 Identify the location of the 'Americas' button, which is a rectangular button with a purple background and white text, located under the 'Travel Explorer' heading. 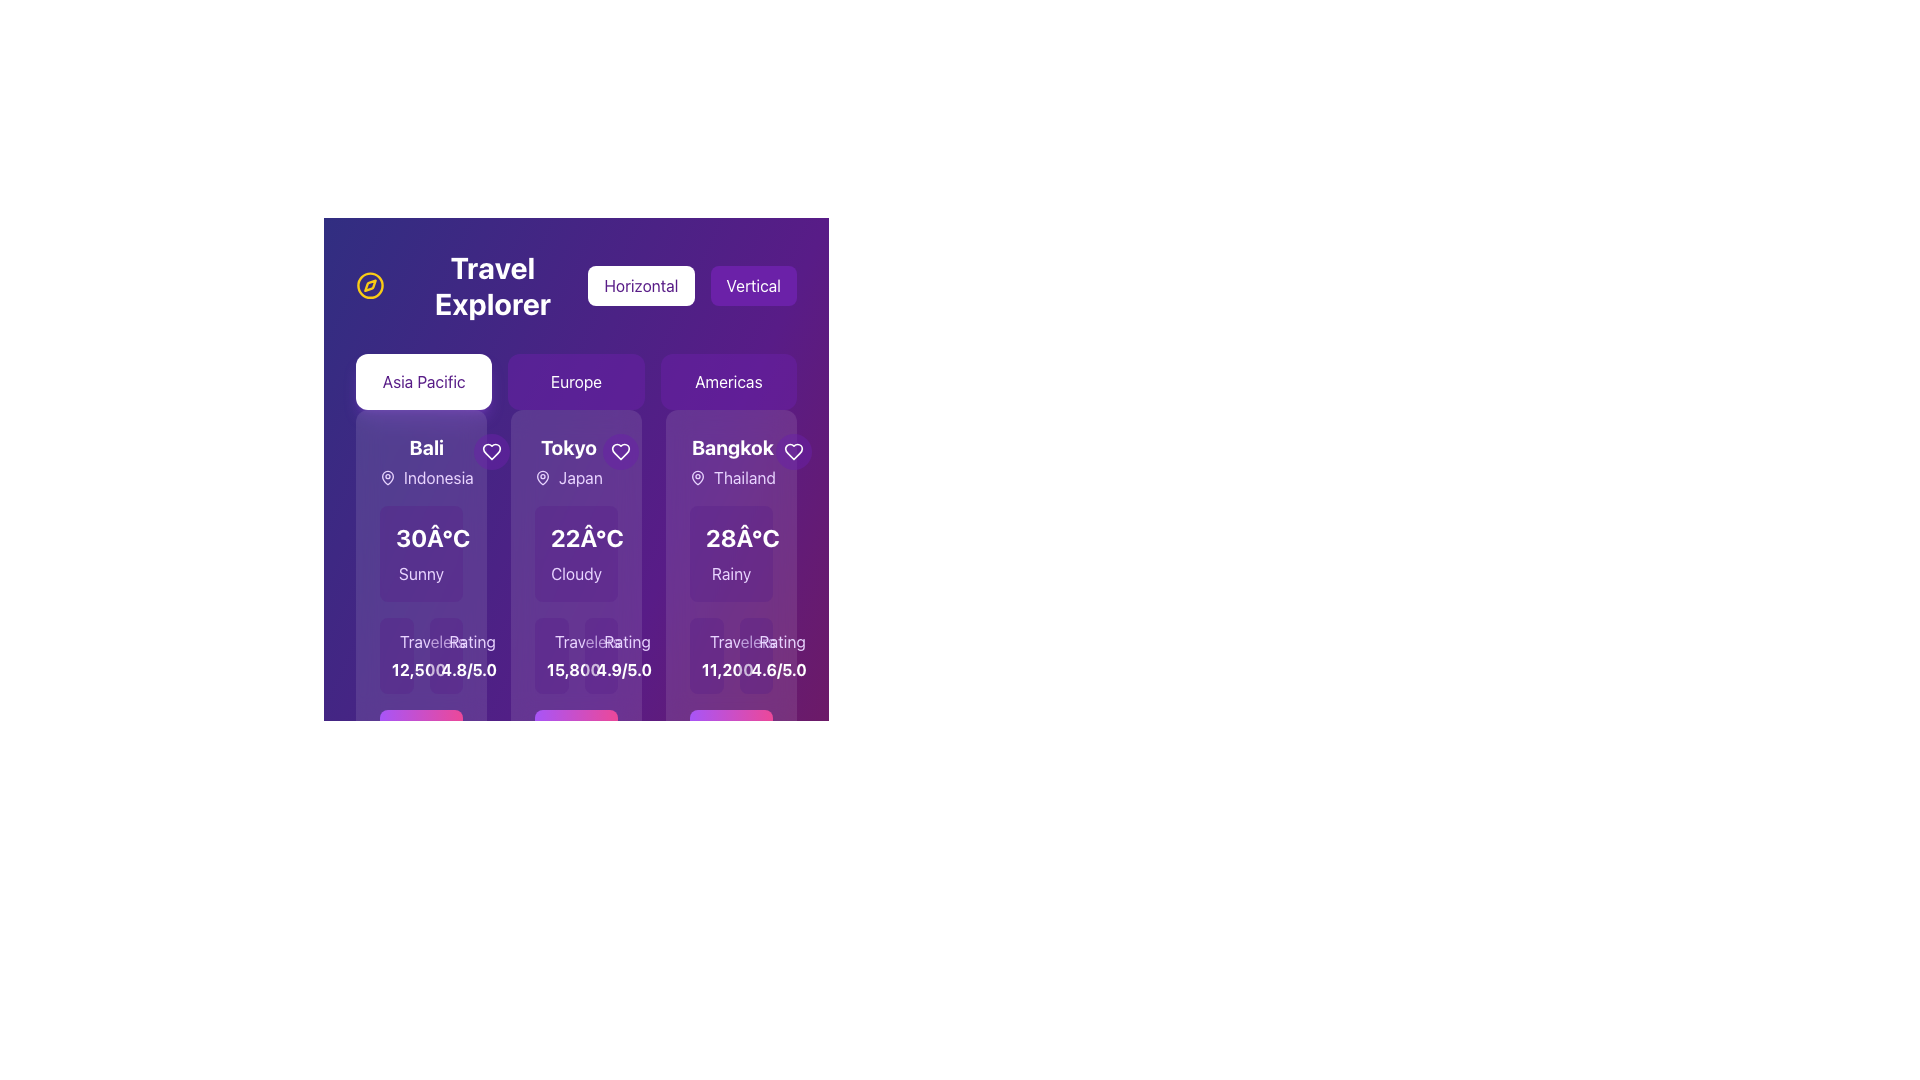
(727, 381).